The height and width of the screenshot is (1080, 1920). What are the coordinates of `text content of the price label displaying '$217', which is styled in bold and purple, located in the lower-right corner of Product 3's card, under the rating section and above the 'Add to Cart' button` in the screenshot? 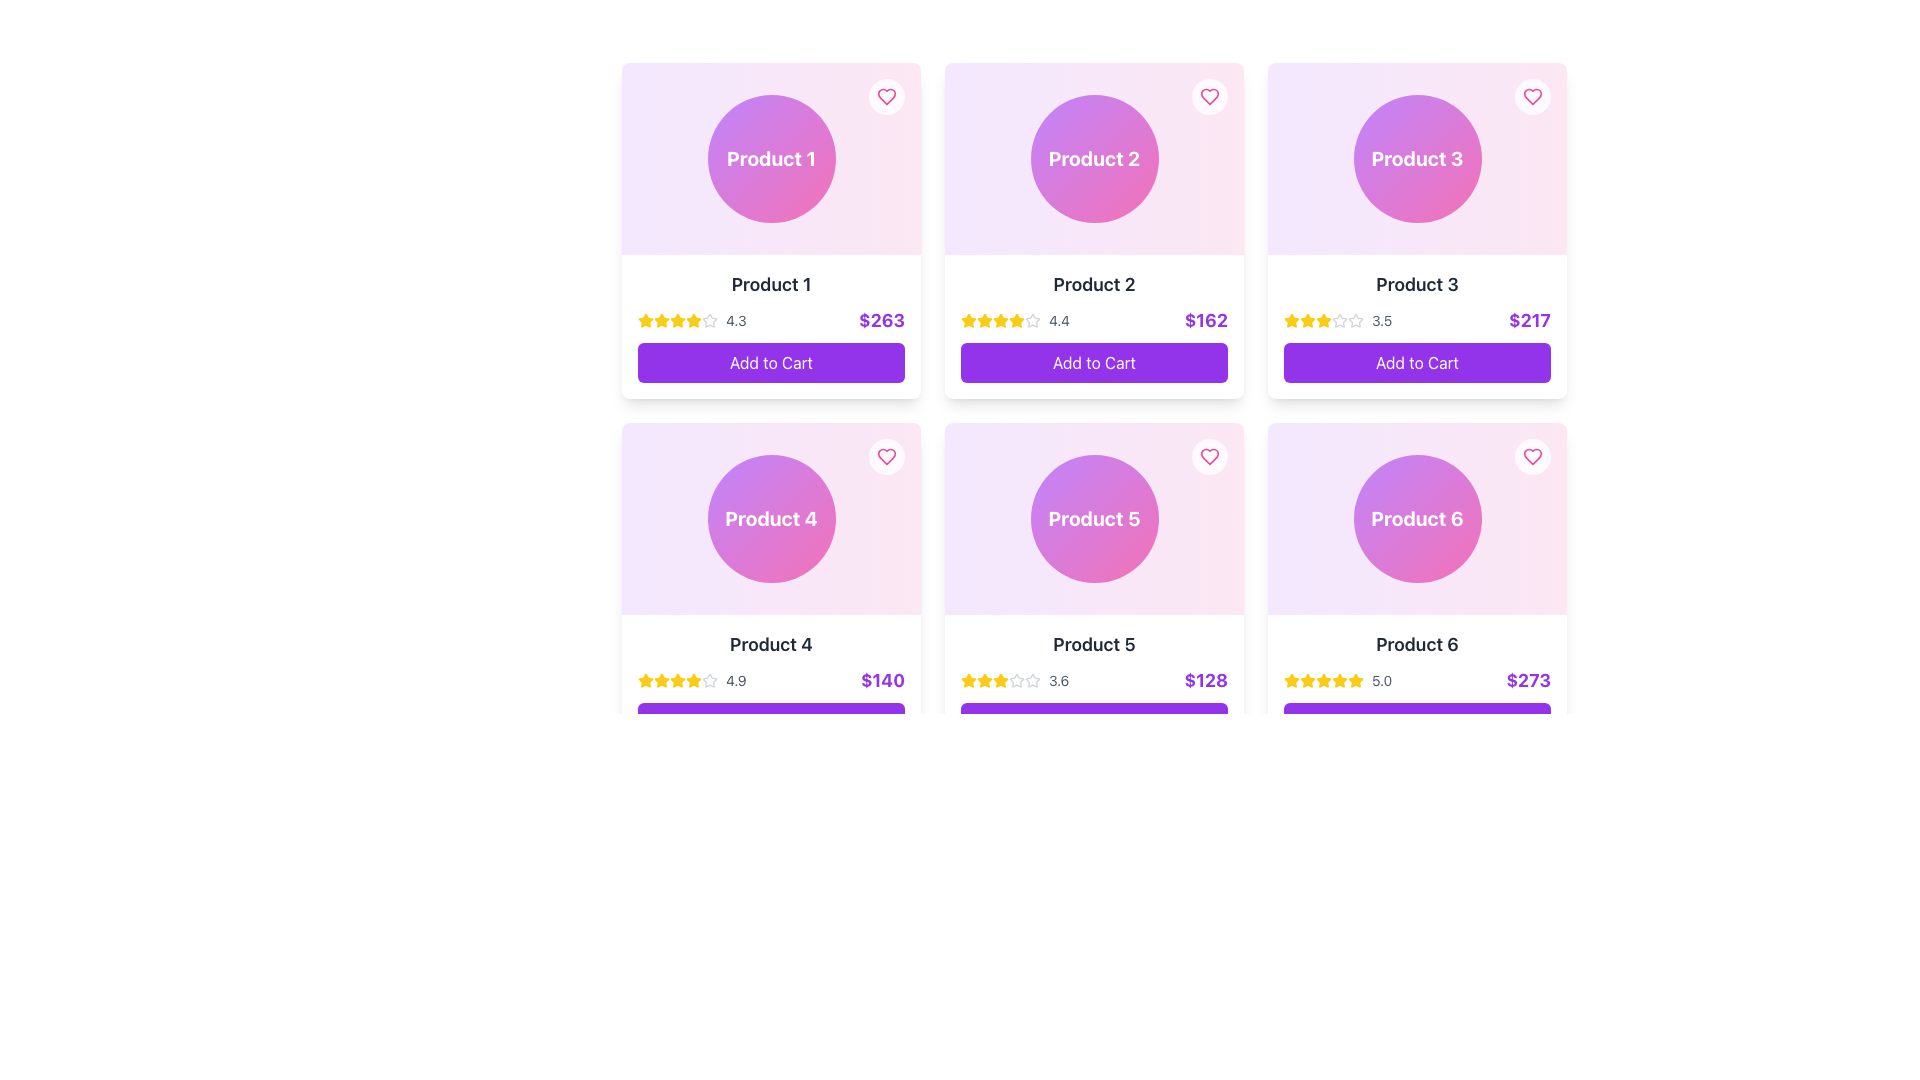 It's located at (1529, 319).